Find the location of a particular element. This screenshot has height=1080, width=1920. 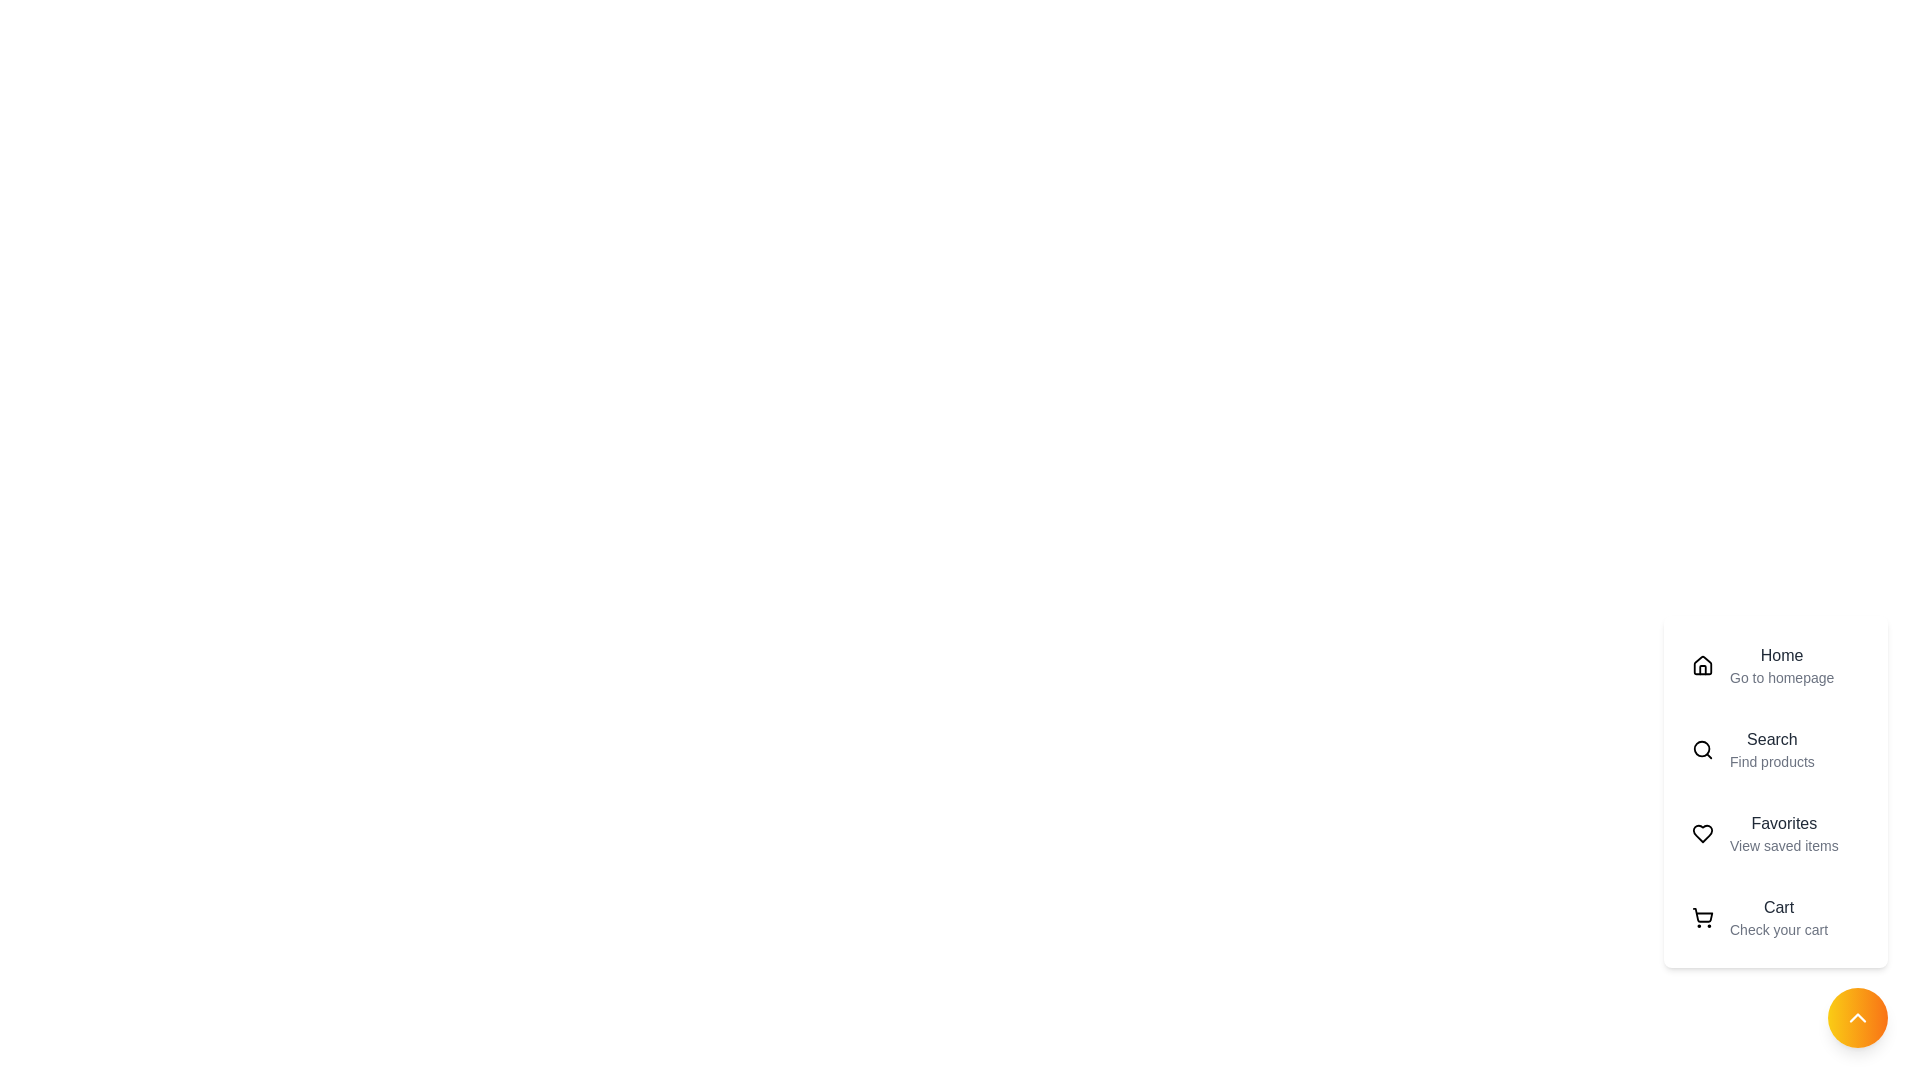

the toggle button to change the menu visibility is located at coordinates (1856, 1018).